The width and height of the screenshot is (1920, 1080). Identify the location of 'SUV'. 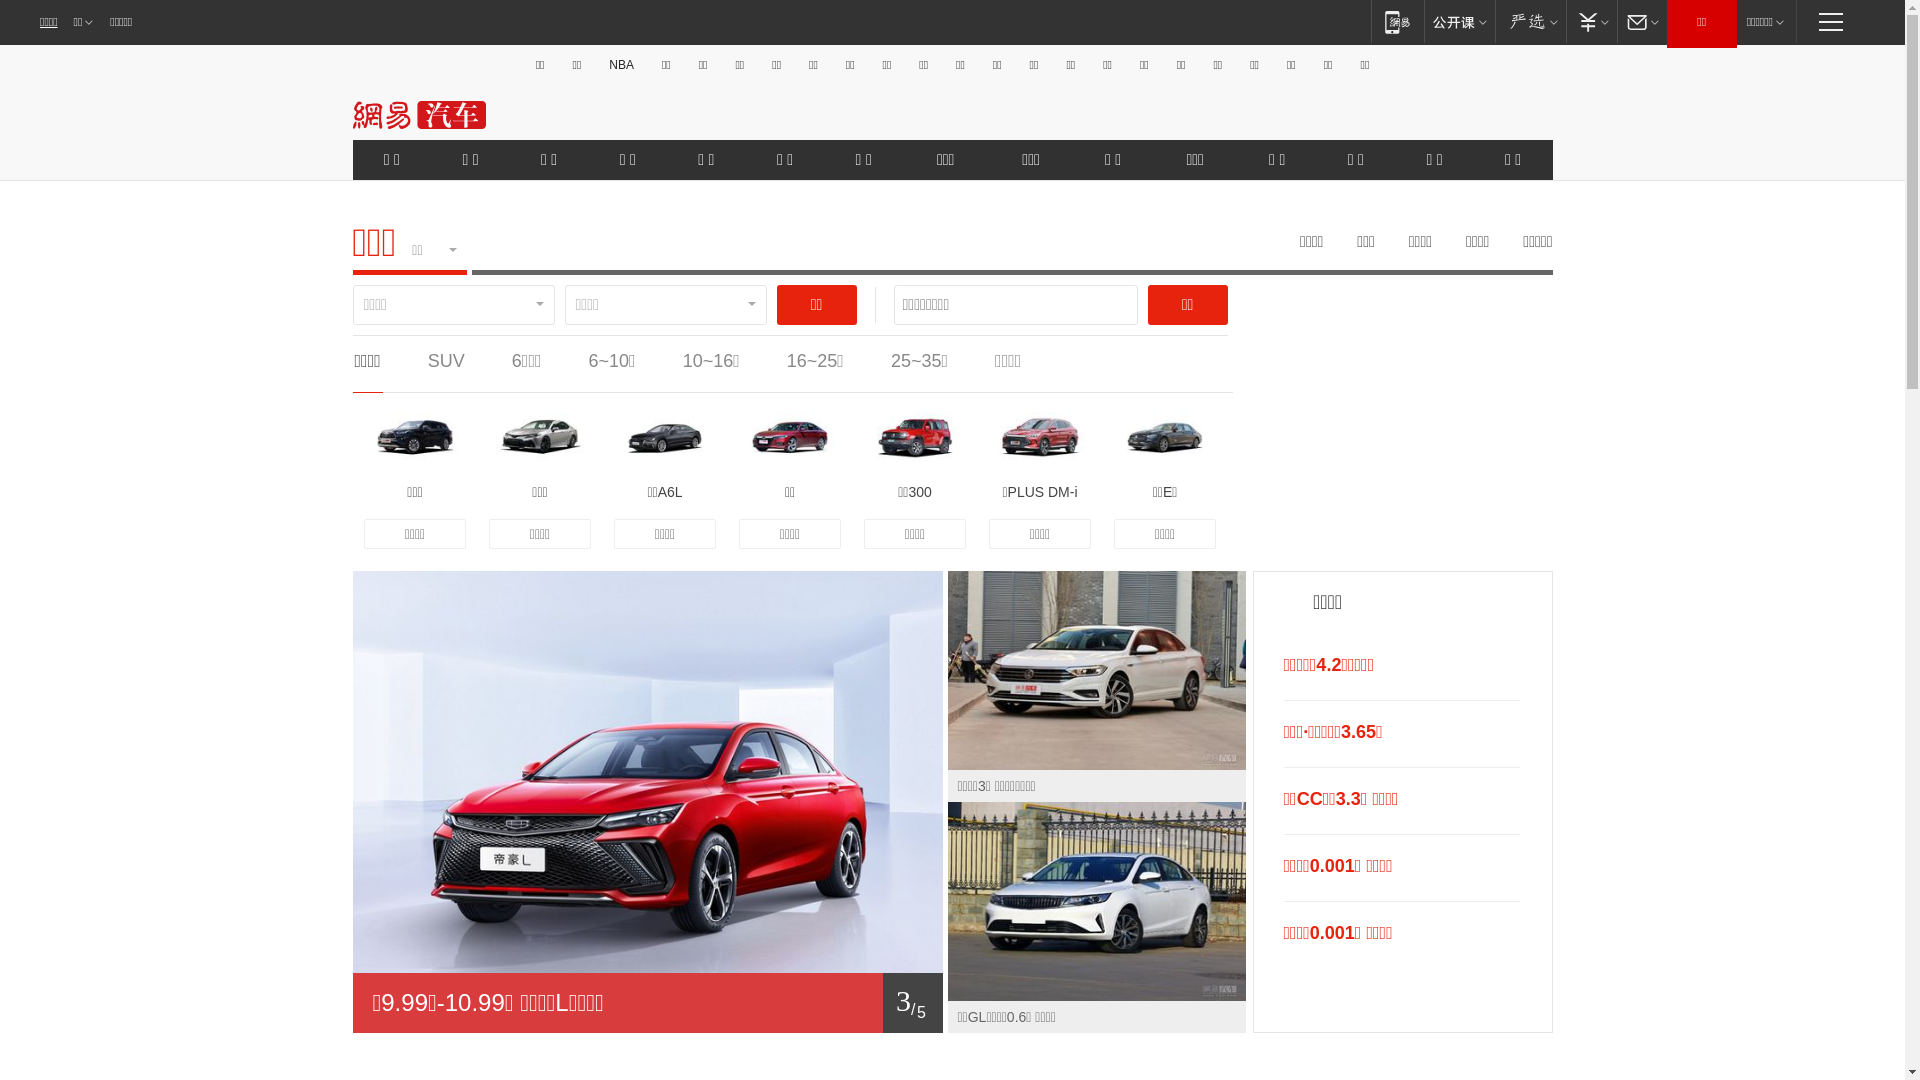
(445, 361).